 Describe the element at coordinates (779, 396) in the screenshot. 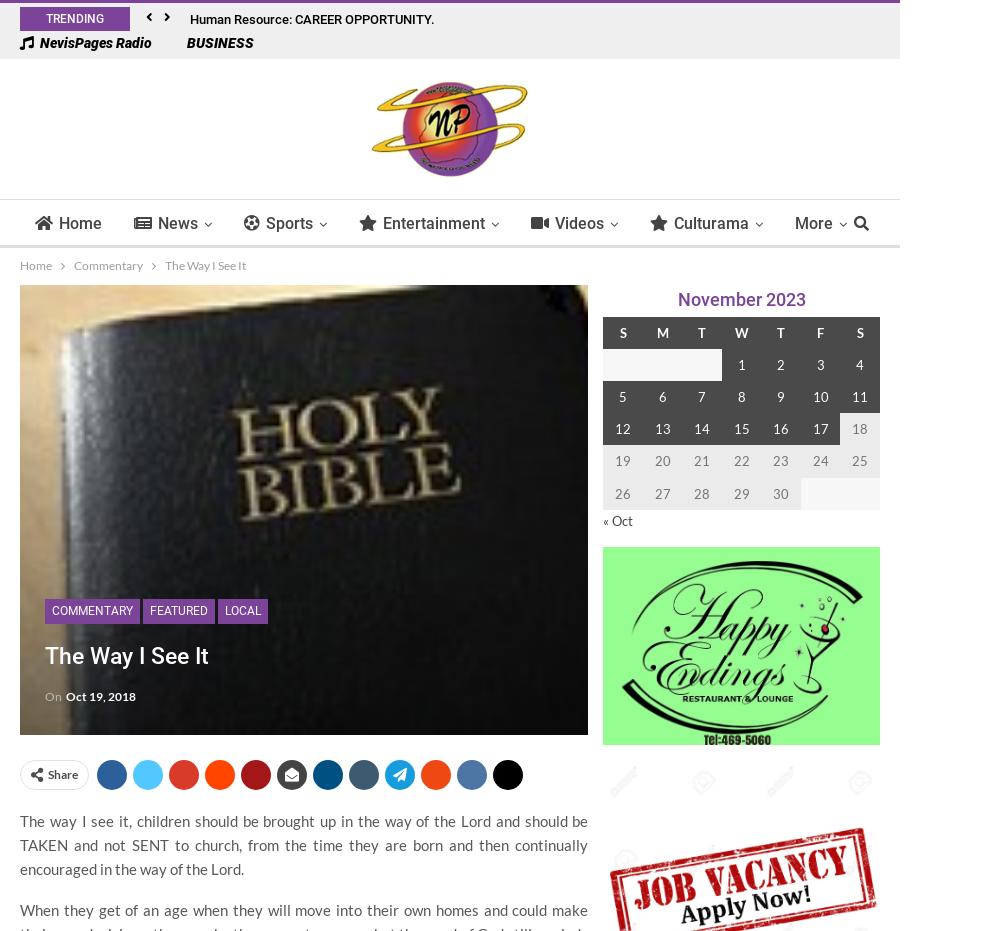

I see `'9'` at that location.